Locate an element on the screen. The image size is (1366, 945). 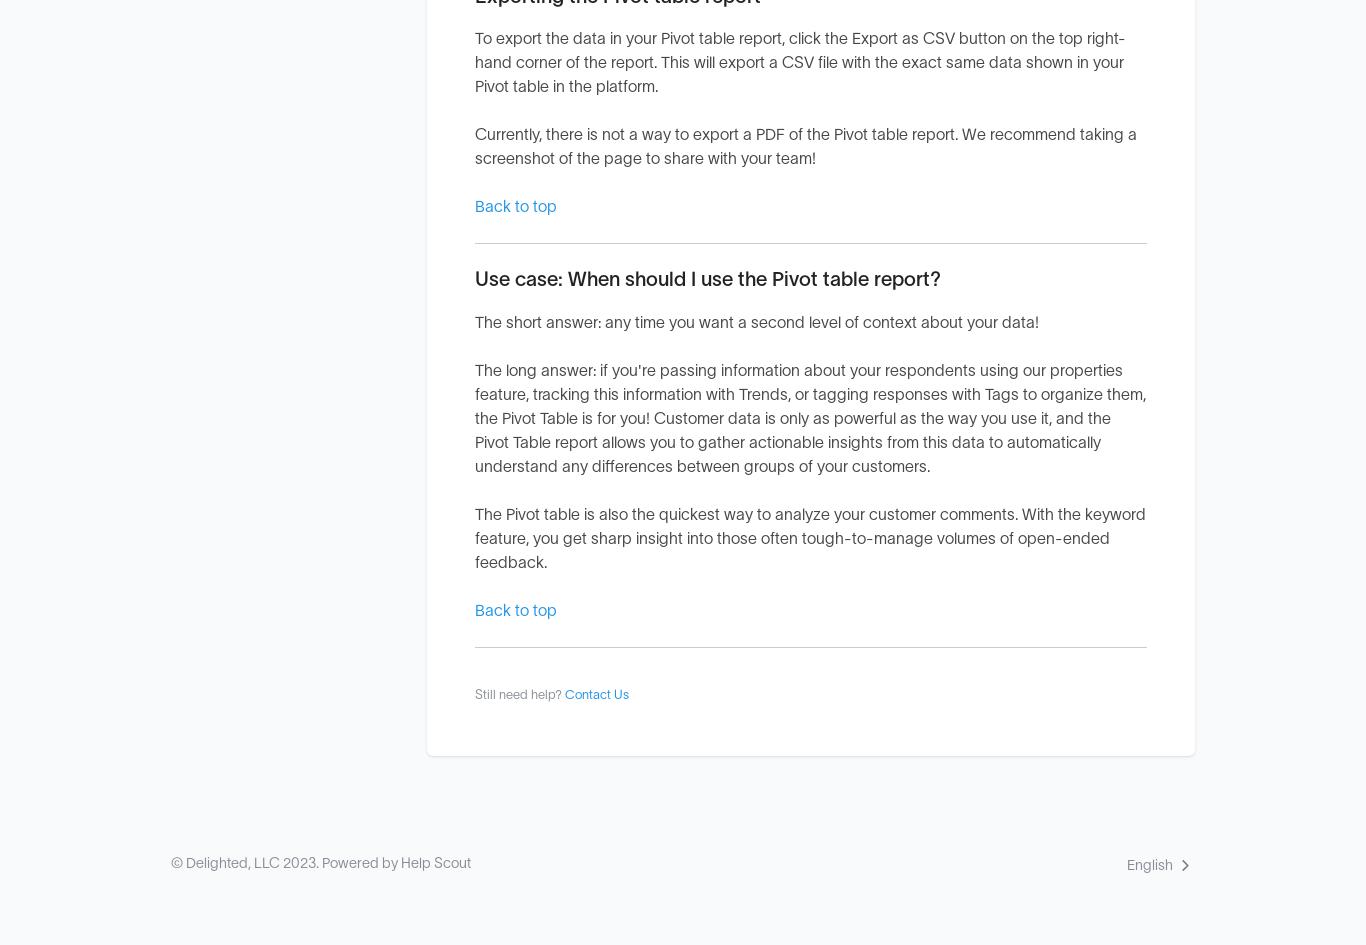
'The long answer: if you're passing information about your respondents using our properties feature, tracking this information with Trends, or tagging responses with Tags to organize them, the Pivot Table is for you! Customer data is only as powerful as the way you use it, and the Pivot Table report allows you to gather actionable insights from this data to automatically understand any differences between groups of your customers.' is located at coordinates (809, 417).